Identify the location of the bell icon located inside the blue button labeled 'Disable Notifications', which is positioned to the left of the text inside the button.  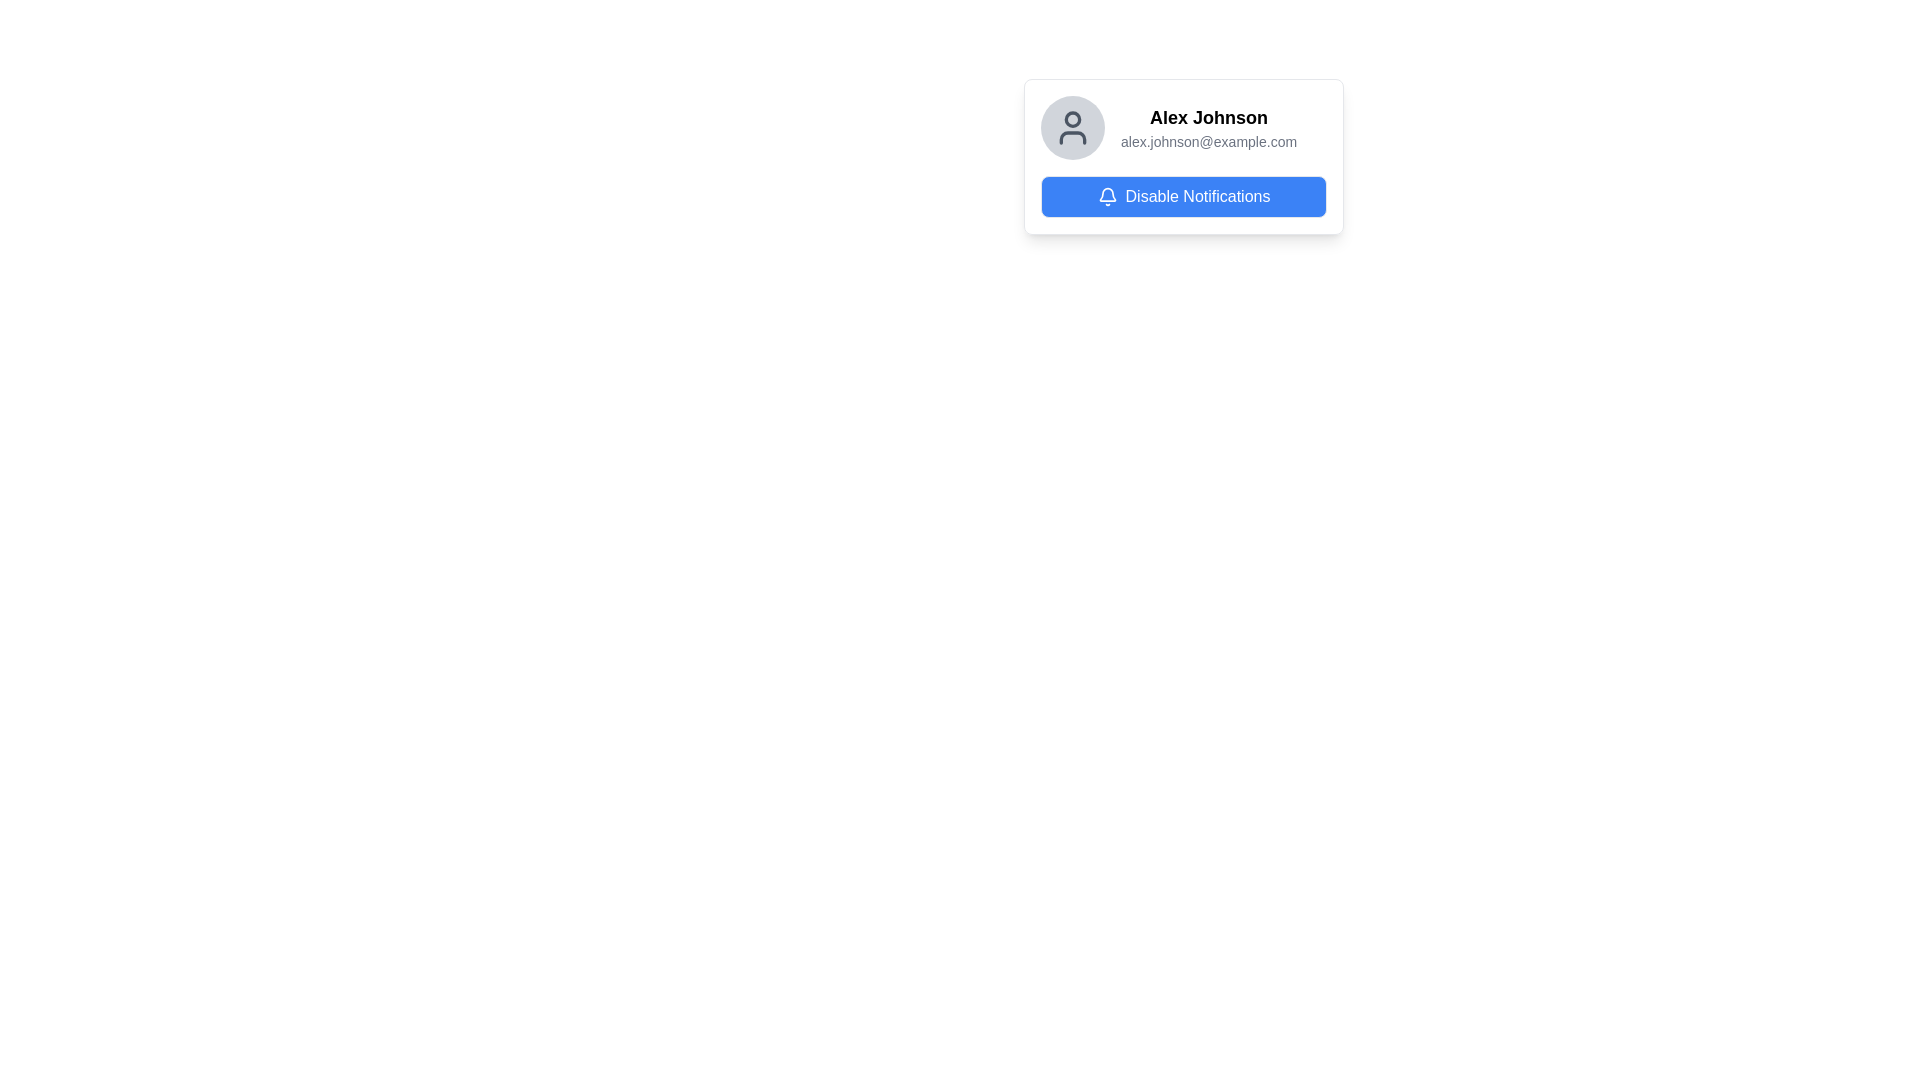
(1106, 196).